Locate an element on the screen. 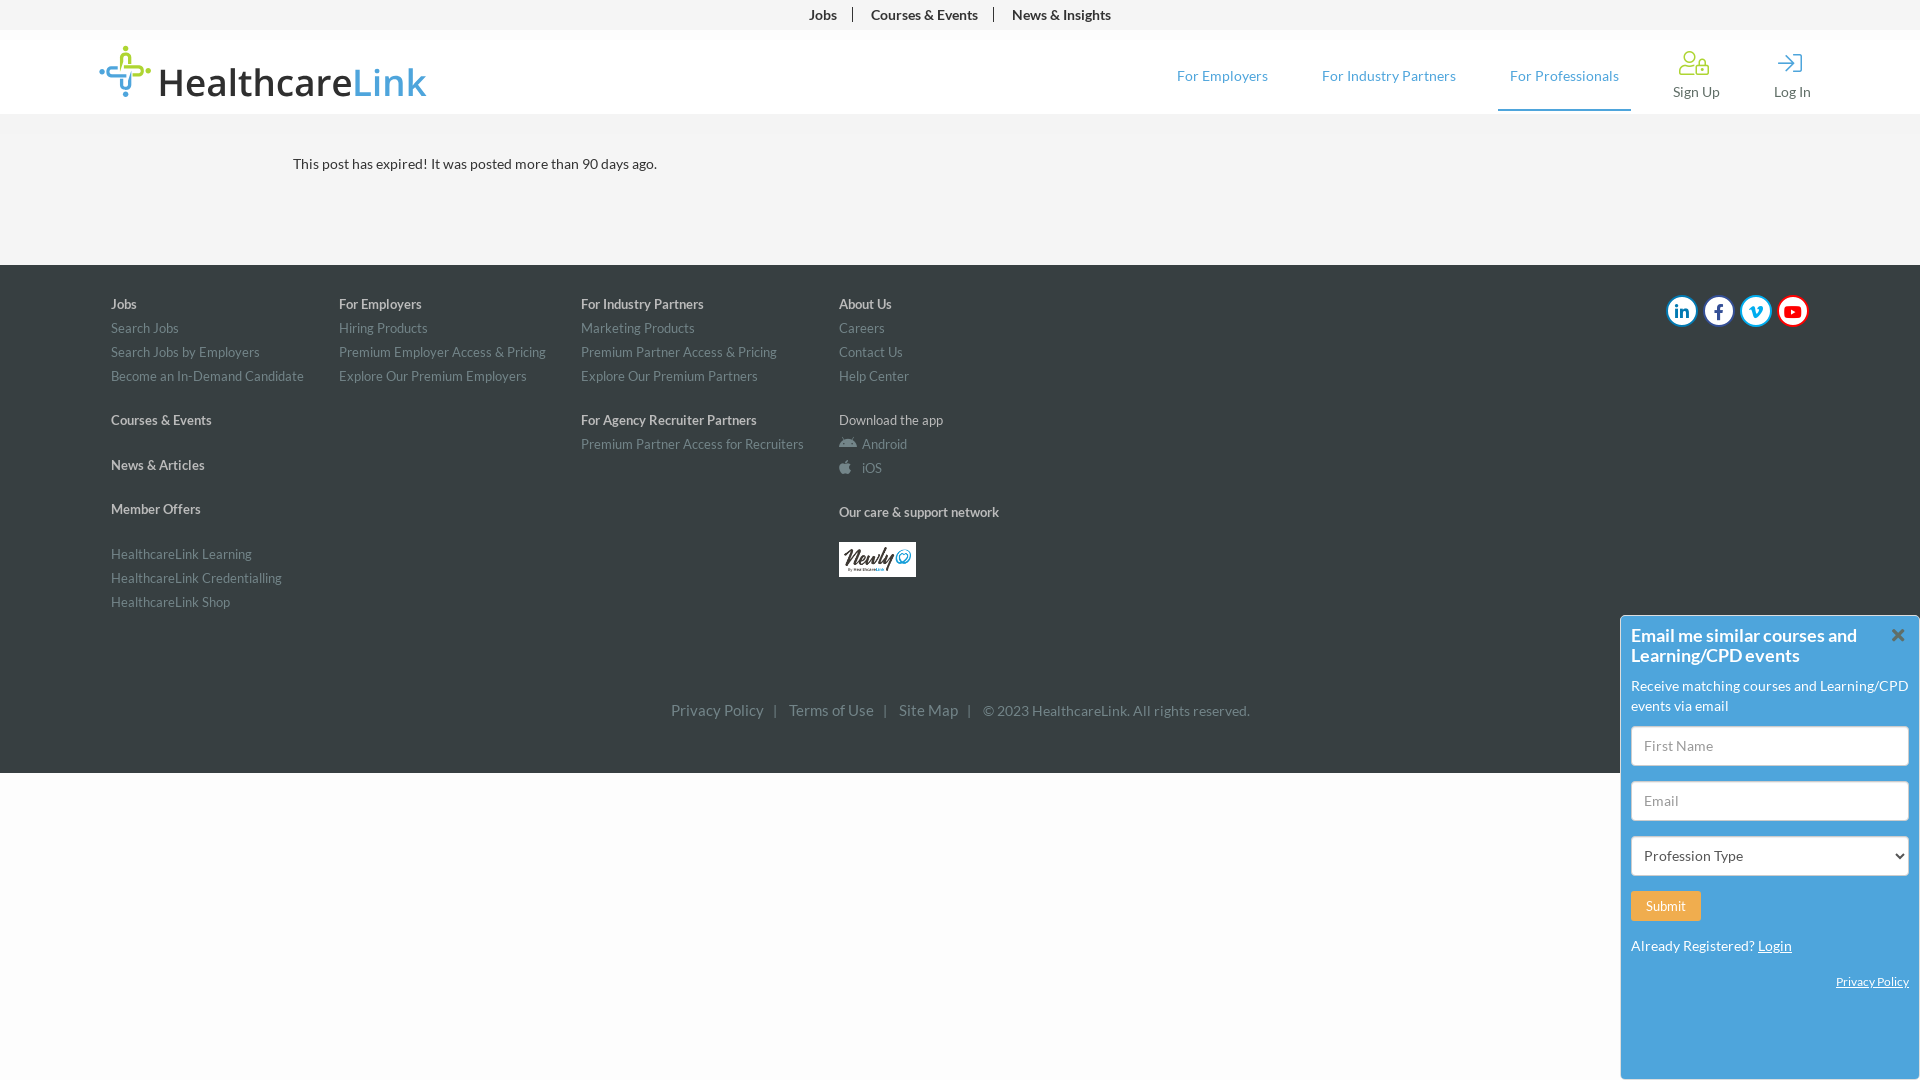 The image size is (1920, 1080). 'Privacy Policy' is located at coordinates (716, 708).